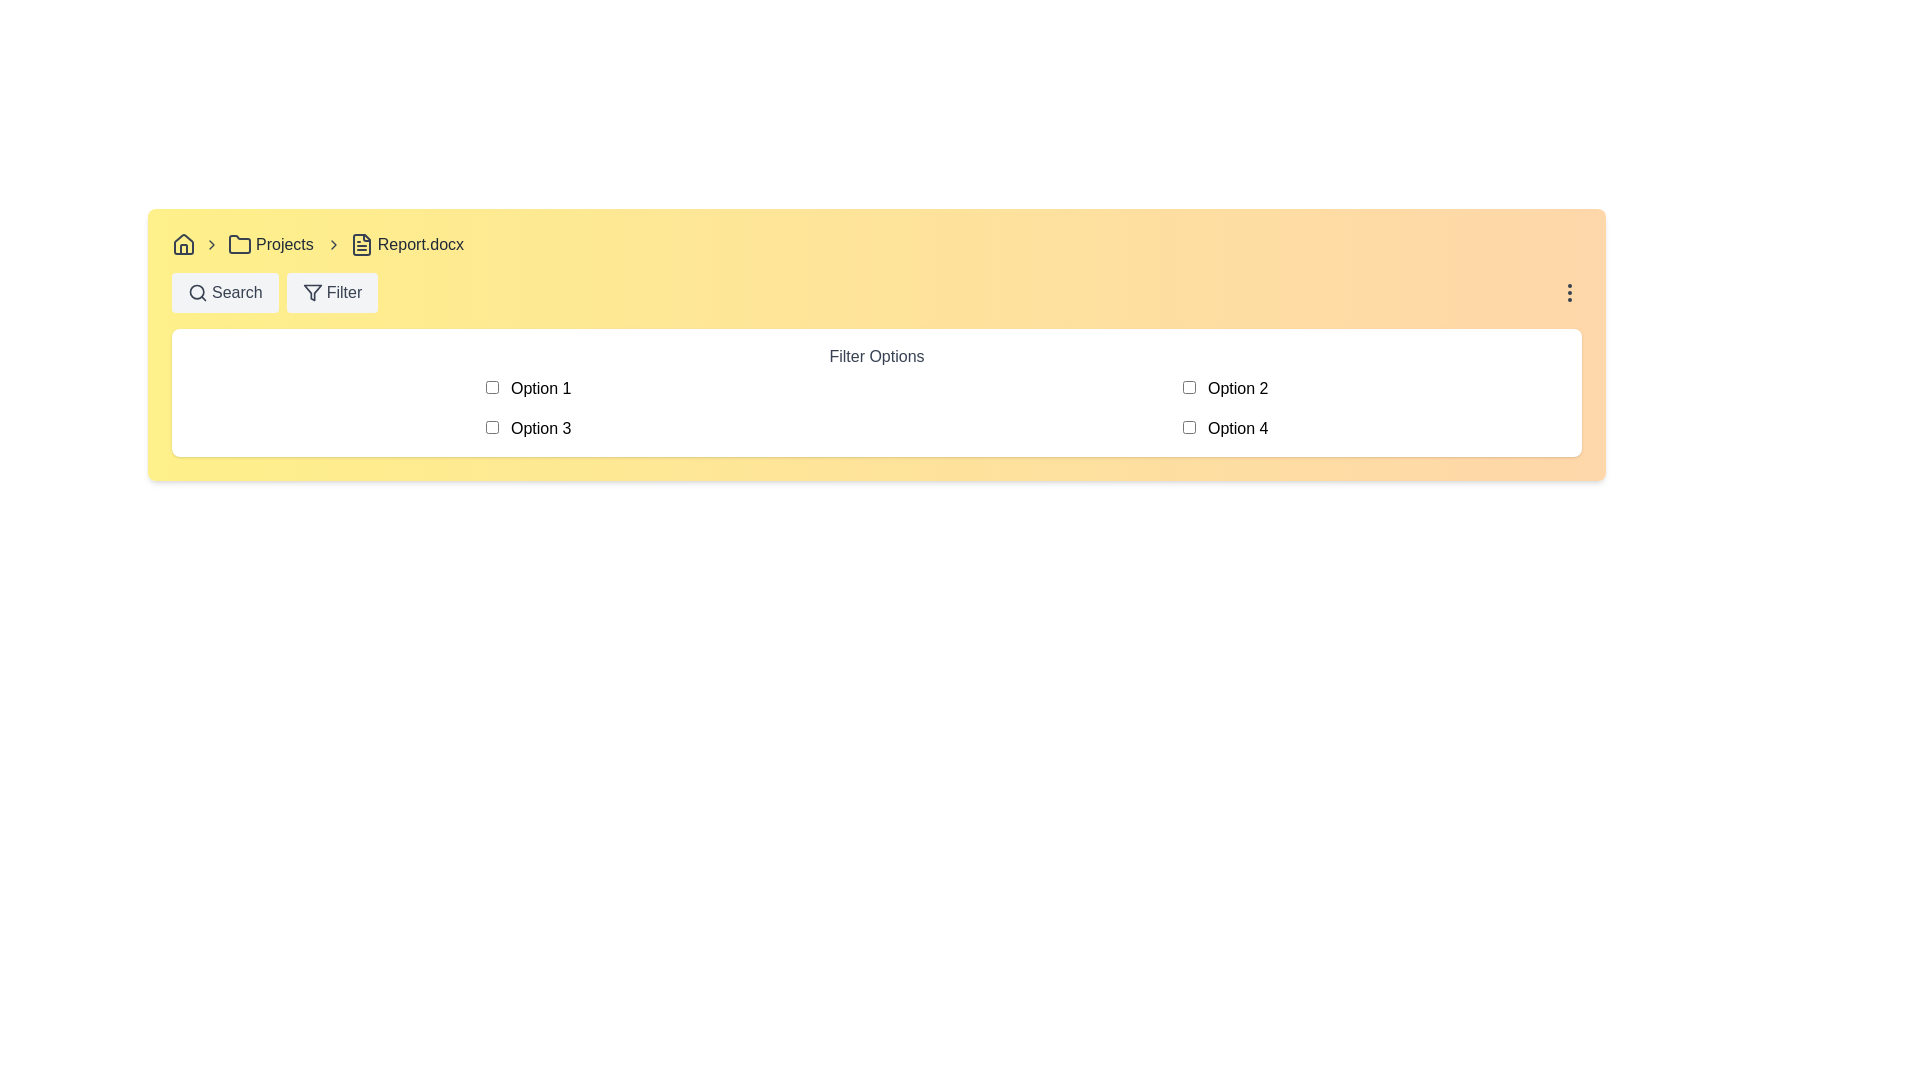 The height and width of the screenshot is (1080, 1920). Describe the element at coordinates (332, 293) in the screenshot. I see `the 'Filter' button, which has a light gray background, rounded edges, and contains a funnel icon followed by the text 'Filter'` at that location.